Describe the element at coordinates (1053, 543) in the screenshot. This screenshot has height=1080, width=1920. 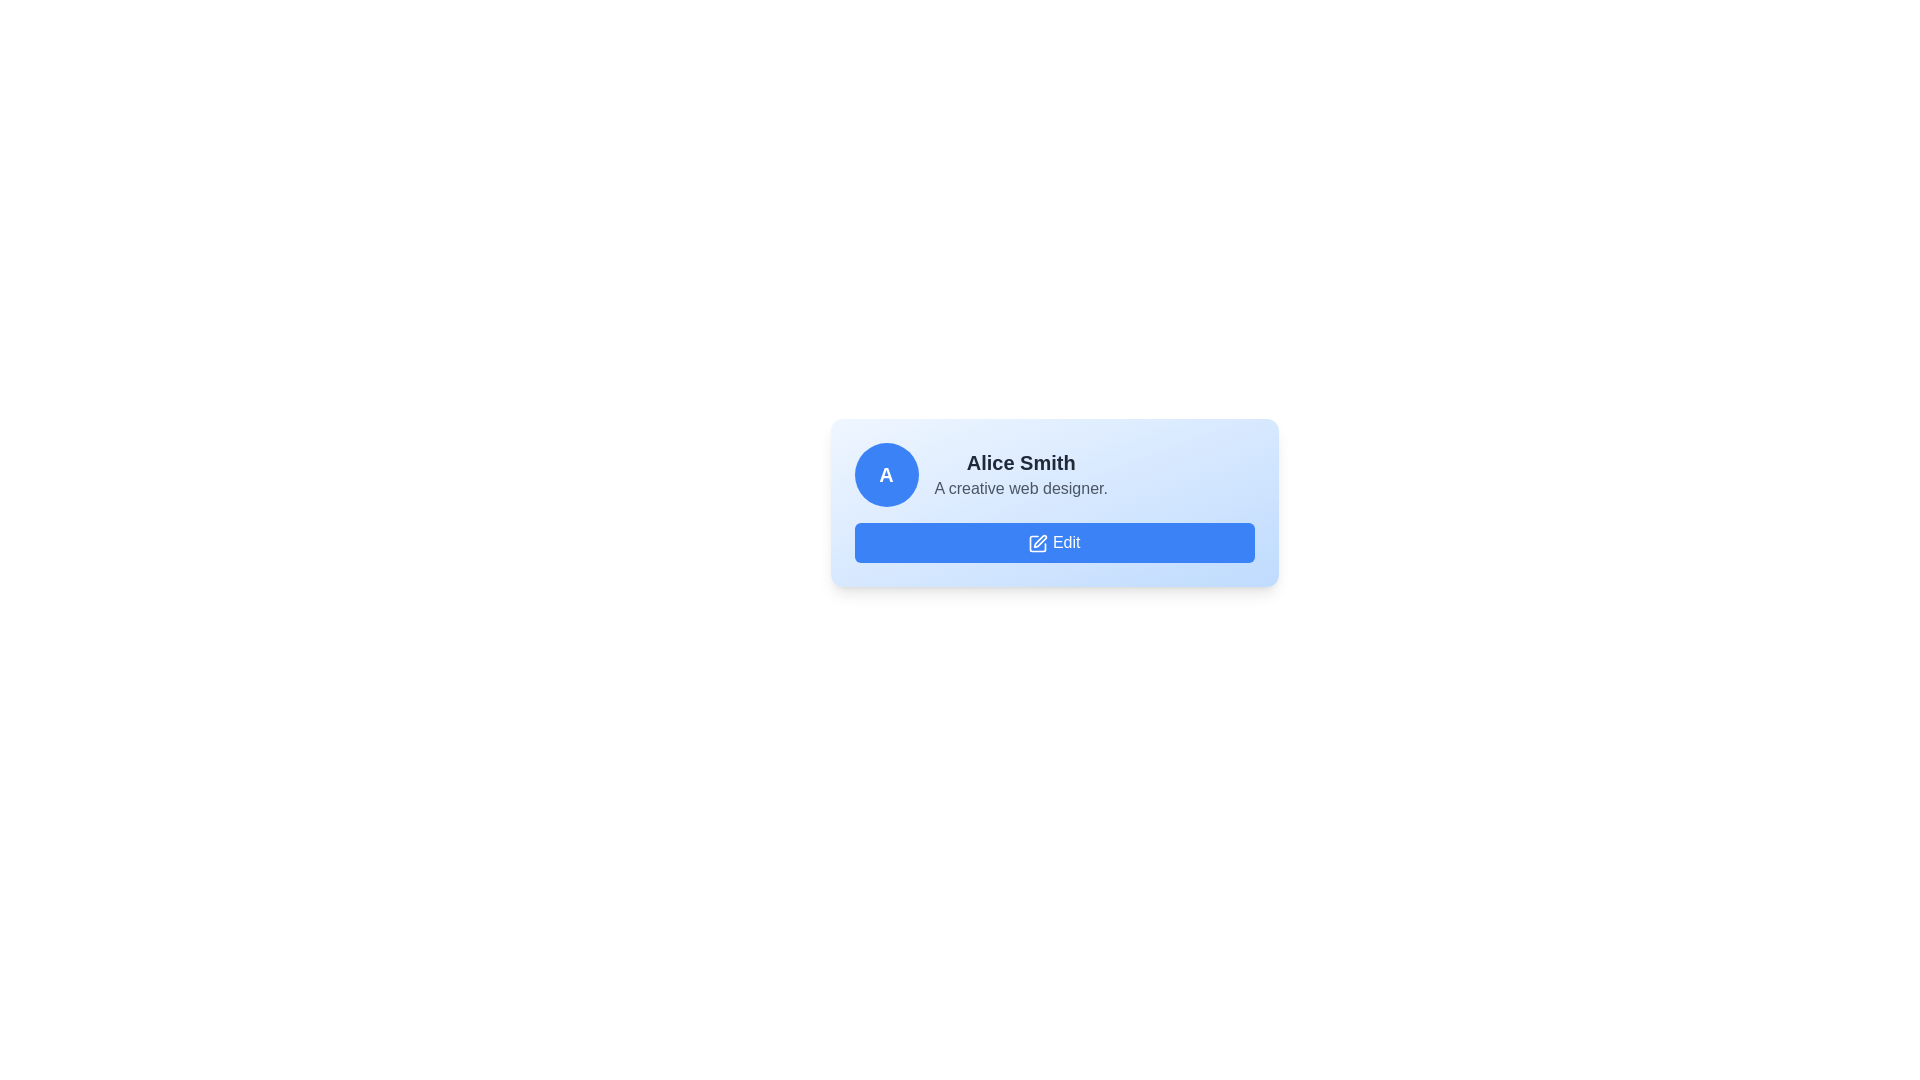
I see `the 'Edit' button with a blue background and pen icon` at that location.